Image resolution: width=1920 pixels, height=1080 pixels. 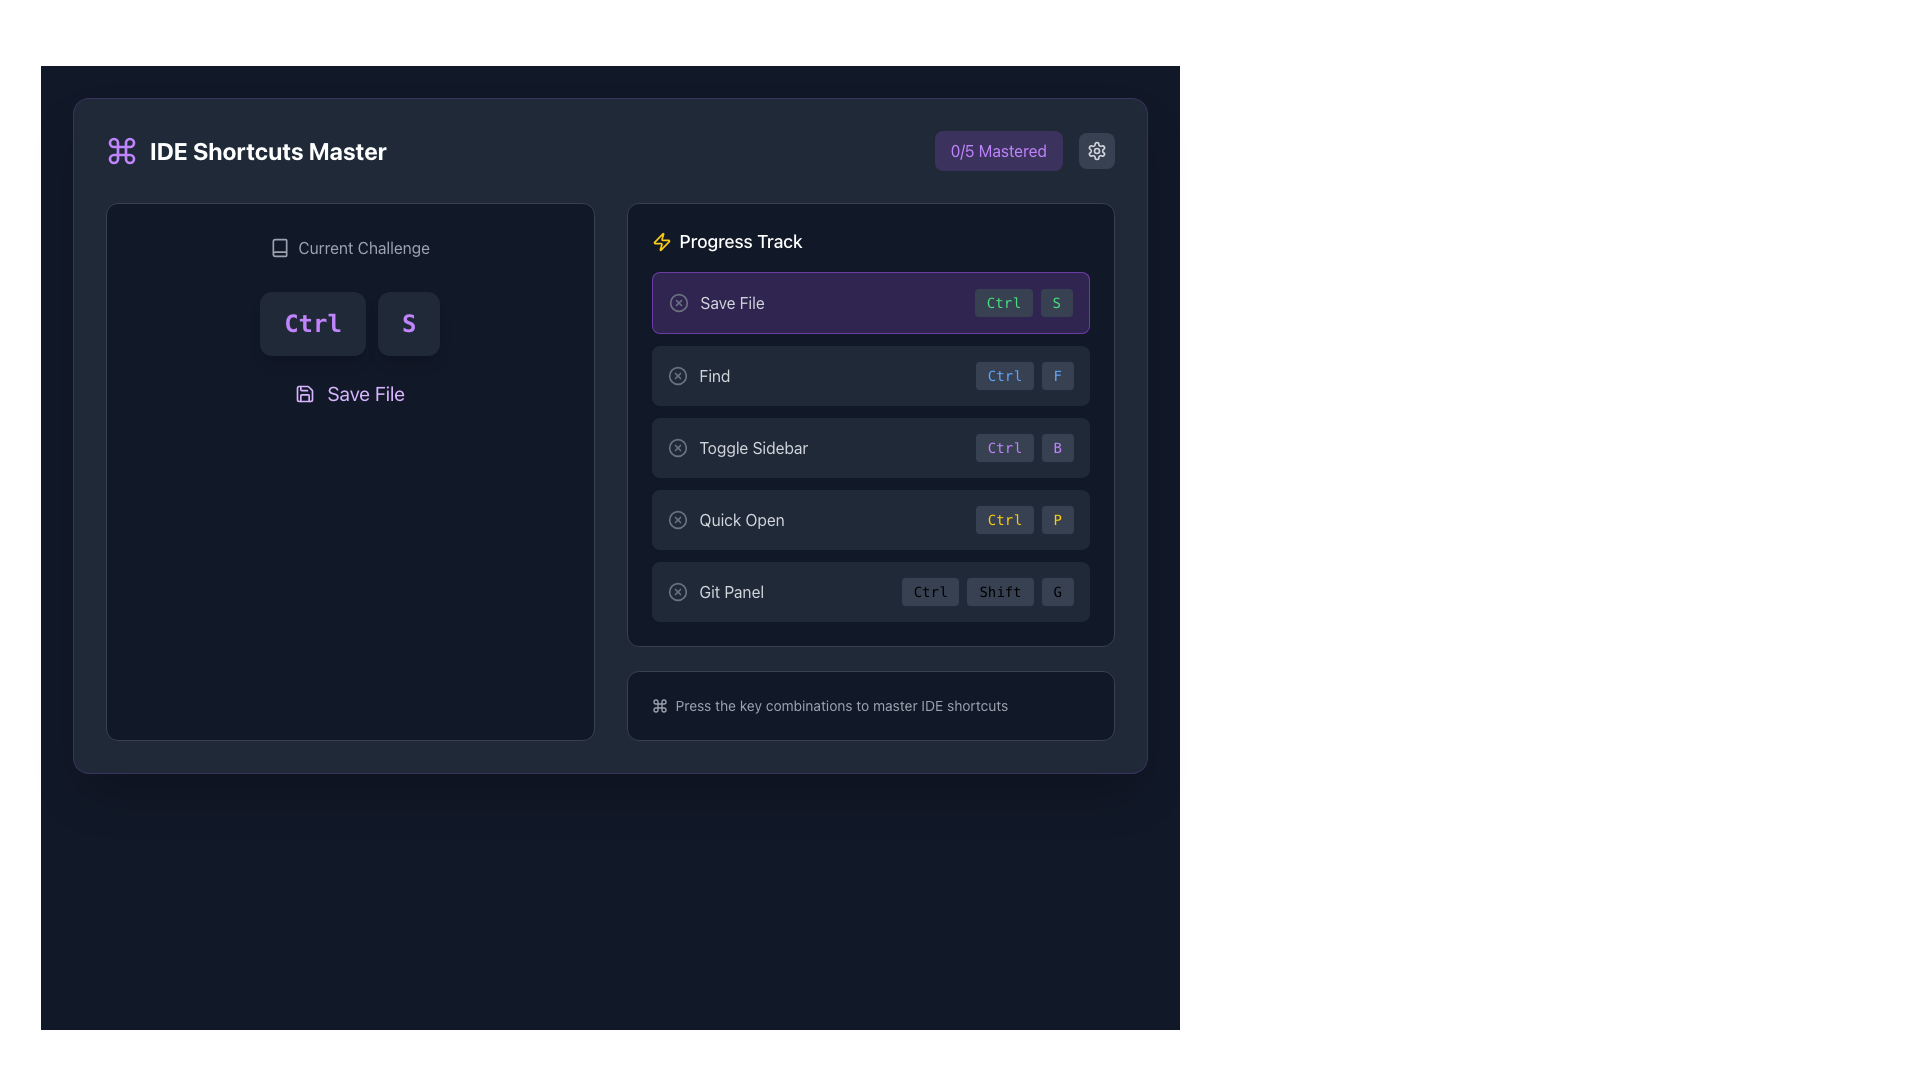 What do you see at coordinates (870, 446) in the screenshot?
I see `the third button-like shortcut item in the 'Progress Track' section that toggles the visibility of the sidebar` at bounding box center [870, 446].